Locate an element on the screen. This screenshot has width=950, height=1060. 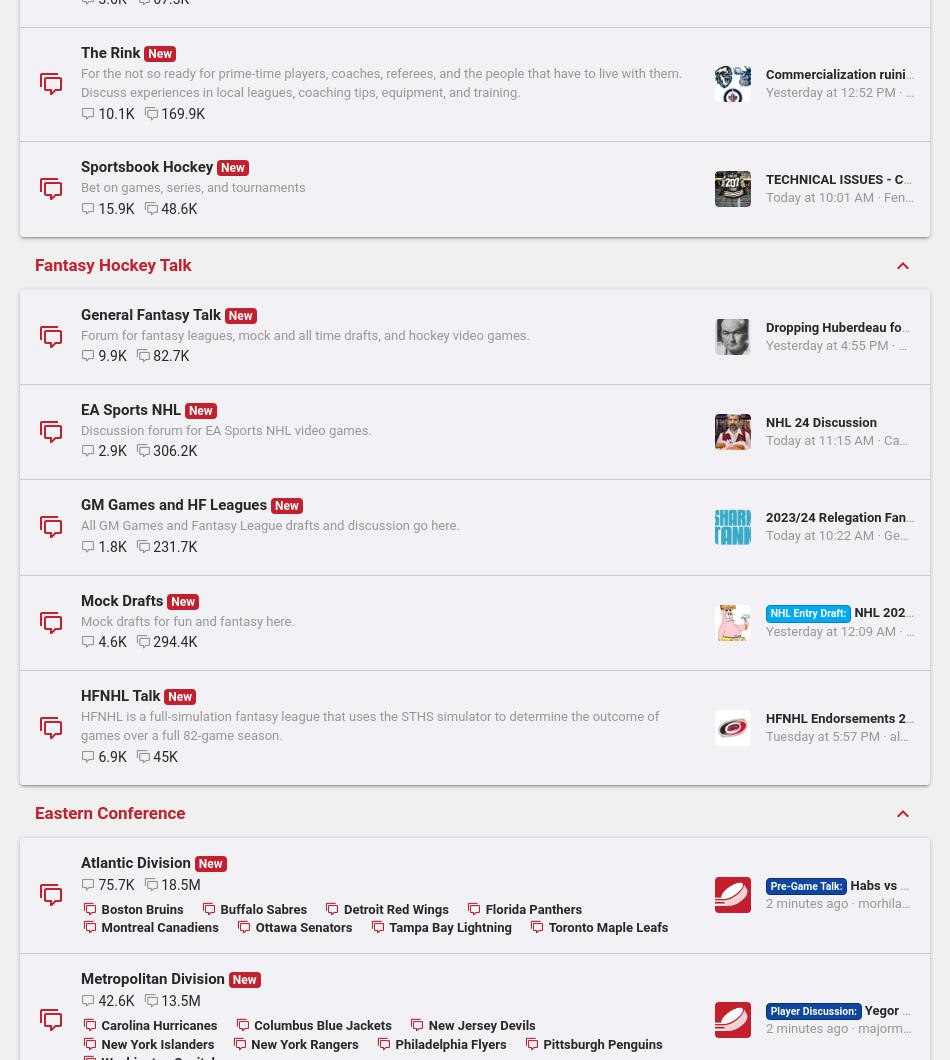
'Brenden Morrow vs Jarome Iginla Mar 31st, 2001' is located at coordinates (668, 232).